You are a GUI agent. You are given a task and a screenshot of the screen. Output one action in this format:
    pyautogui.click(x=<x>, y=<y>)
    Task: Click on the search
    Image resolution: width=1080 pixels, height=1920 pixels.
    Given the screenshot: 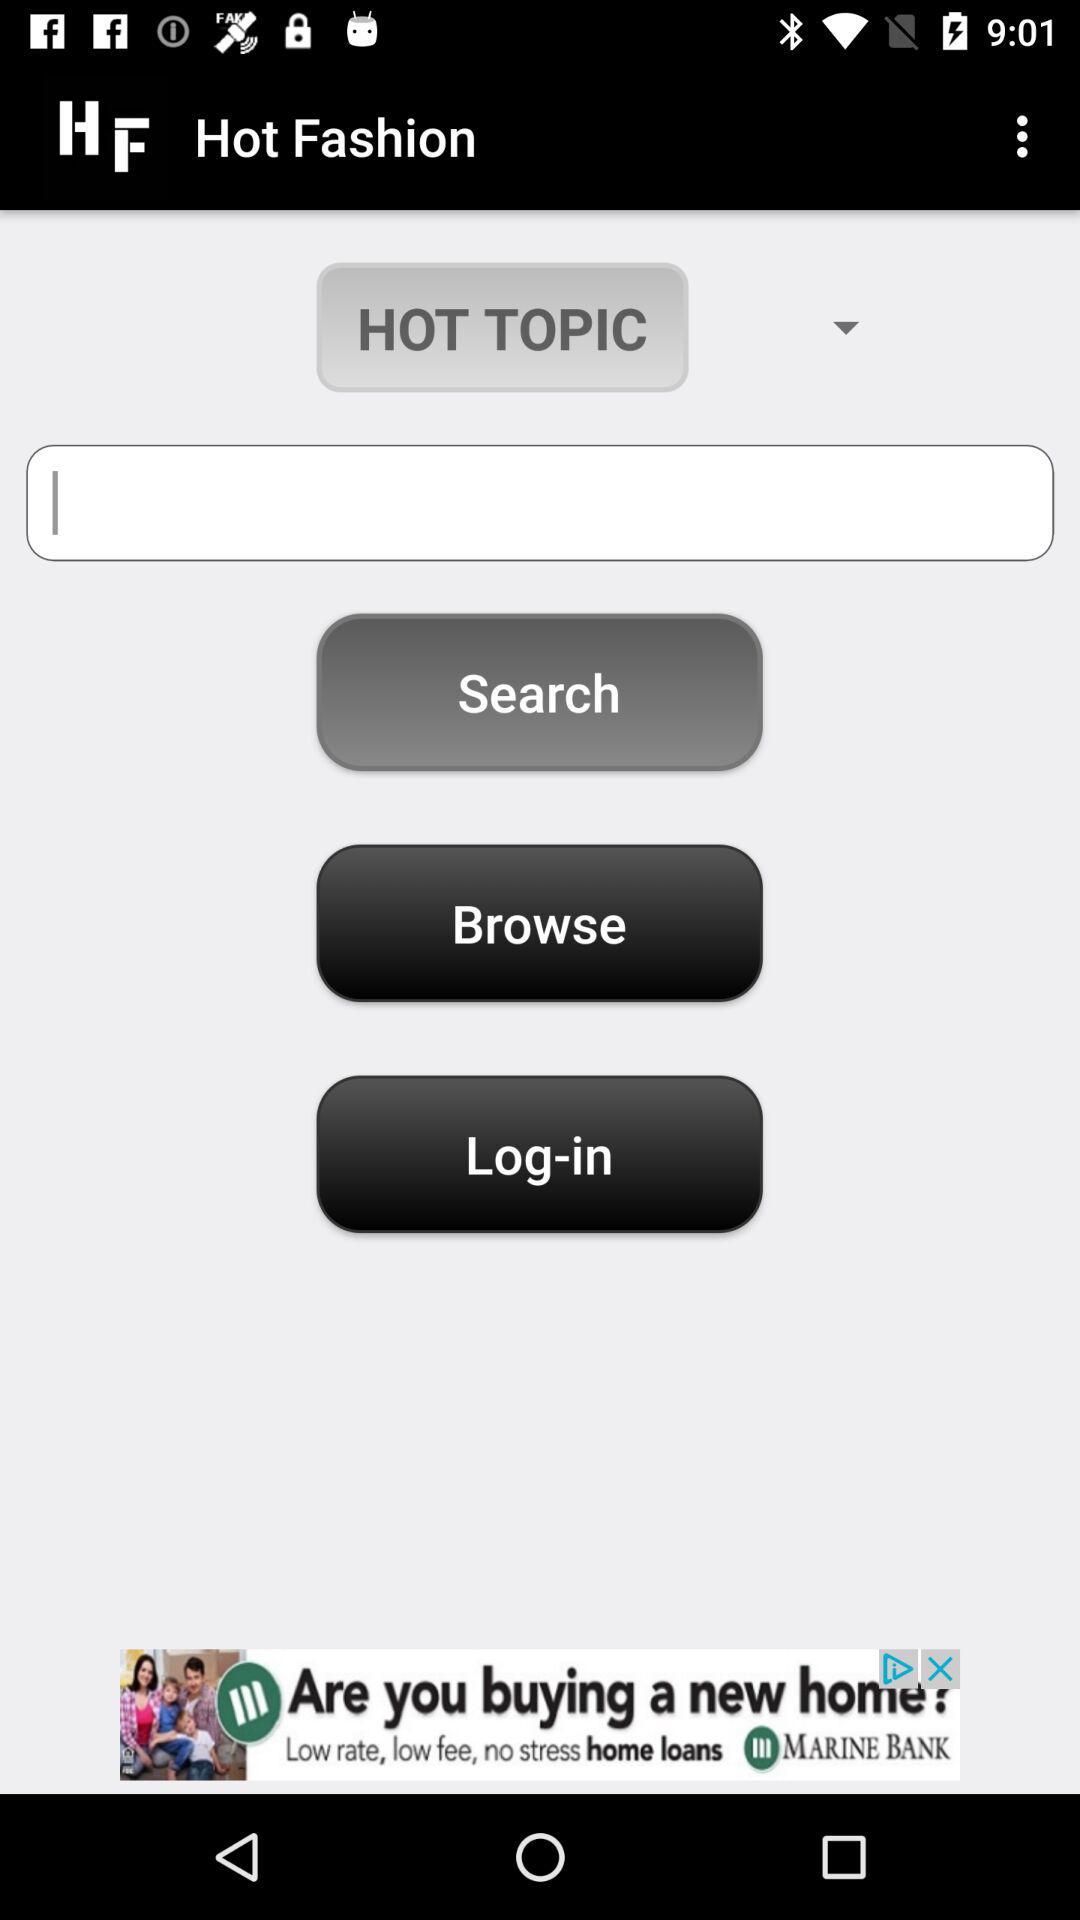 What is the action you would take?
    pyautogui.click(x=540, y=502)
    